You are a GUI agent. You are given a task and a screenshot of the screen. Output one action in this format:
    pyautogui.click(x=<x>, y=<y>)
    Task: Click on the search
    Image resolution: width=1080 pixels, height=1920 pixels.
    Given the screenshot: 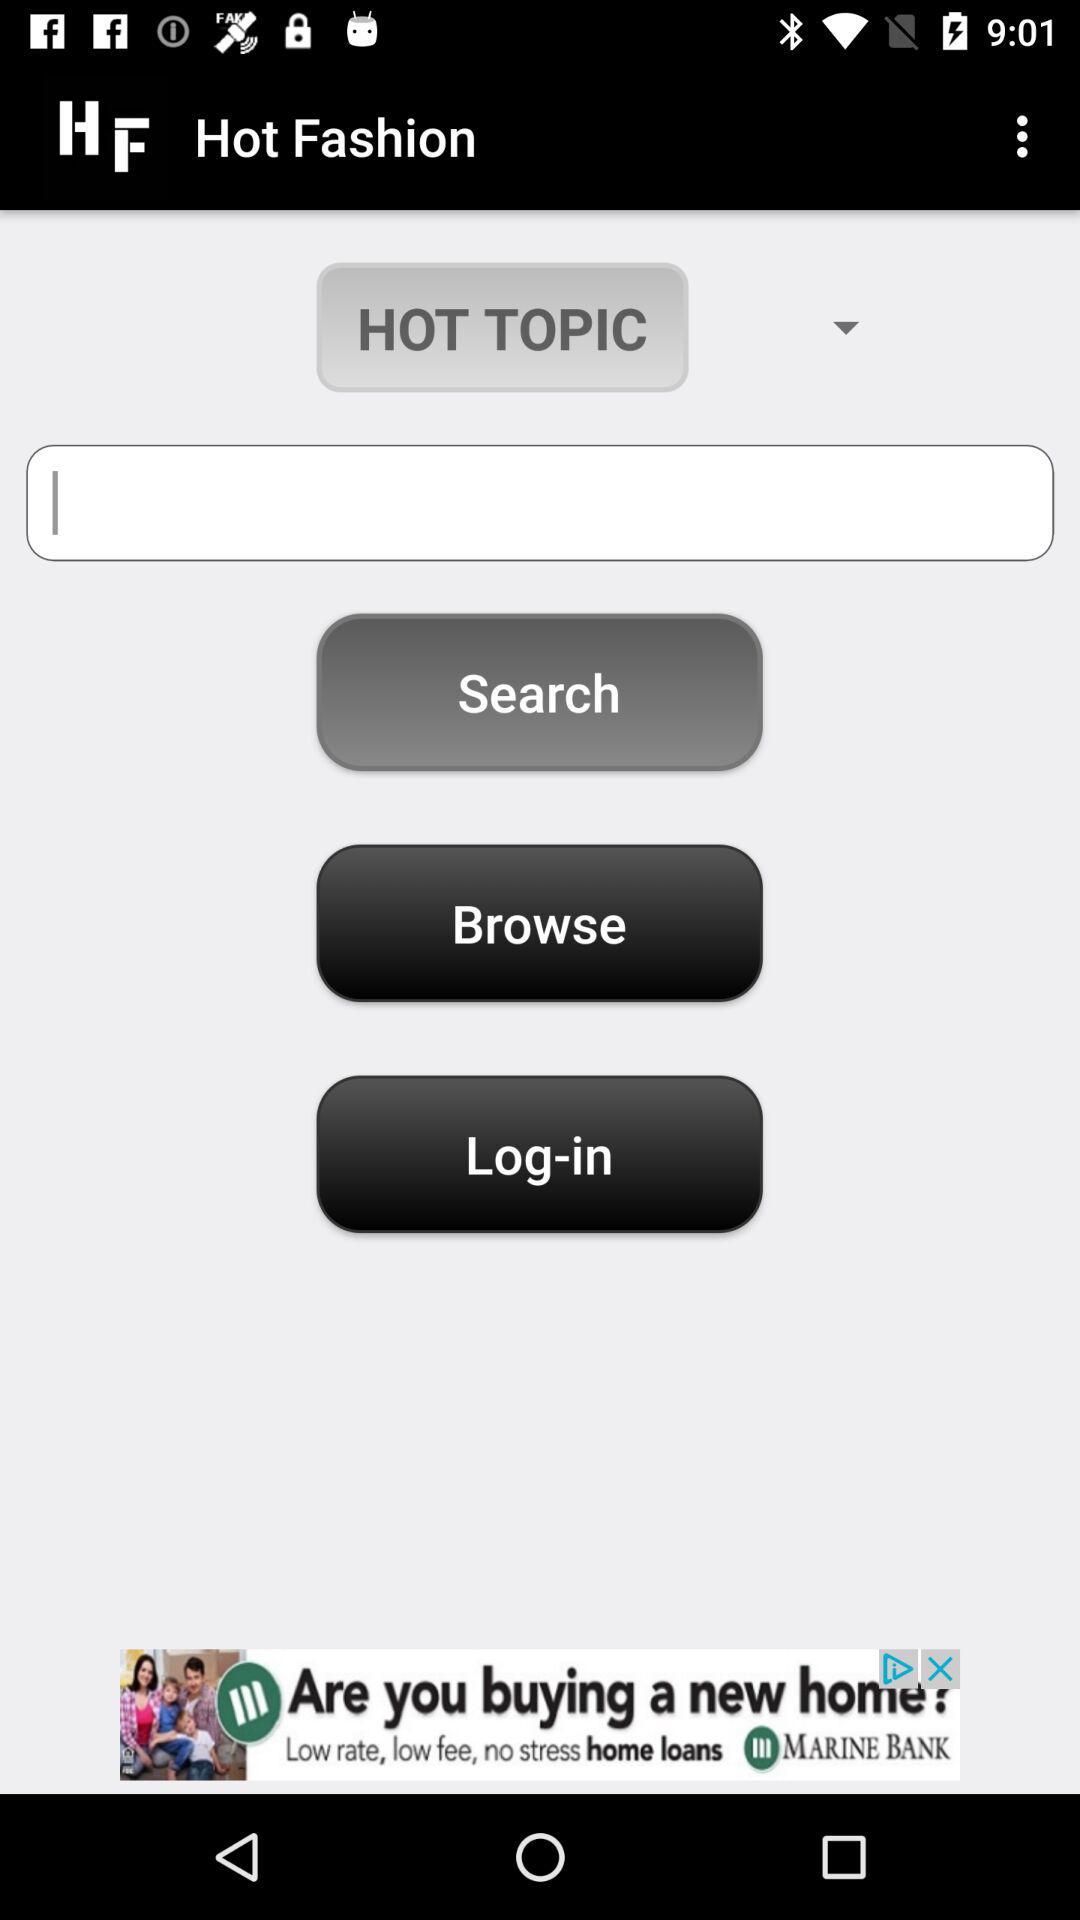 What is the action you would take?
    pyautogui.click(x=540, y=502)
    